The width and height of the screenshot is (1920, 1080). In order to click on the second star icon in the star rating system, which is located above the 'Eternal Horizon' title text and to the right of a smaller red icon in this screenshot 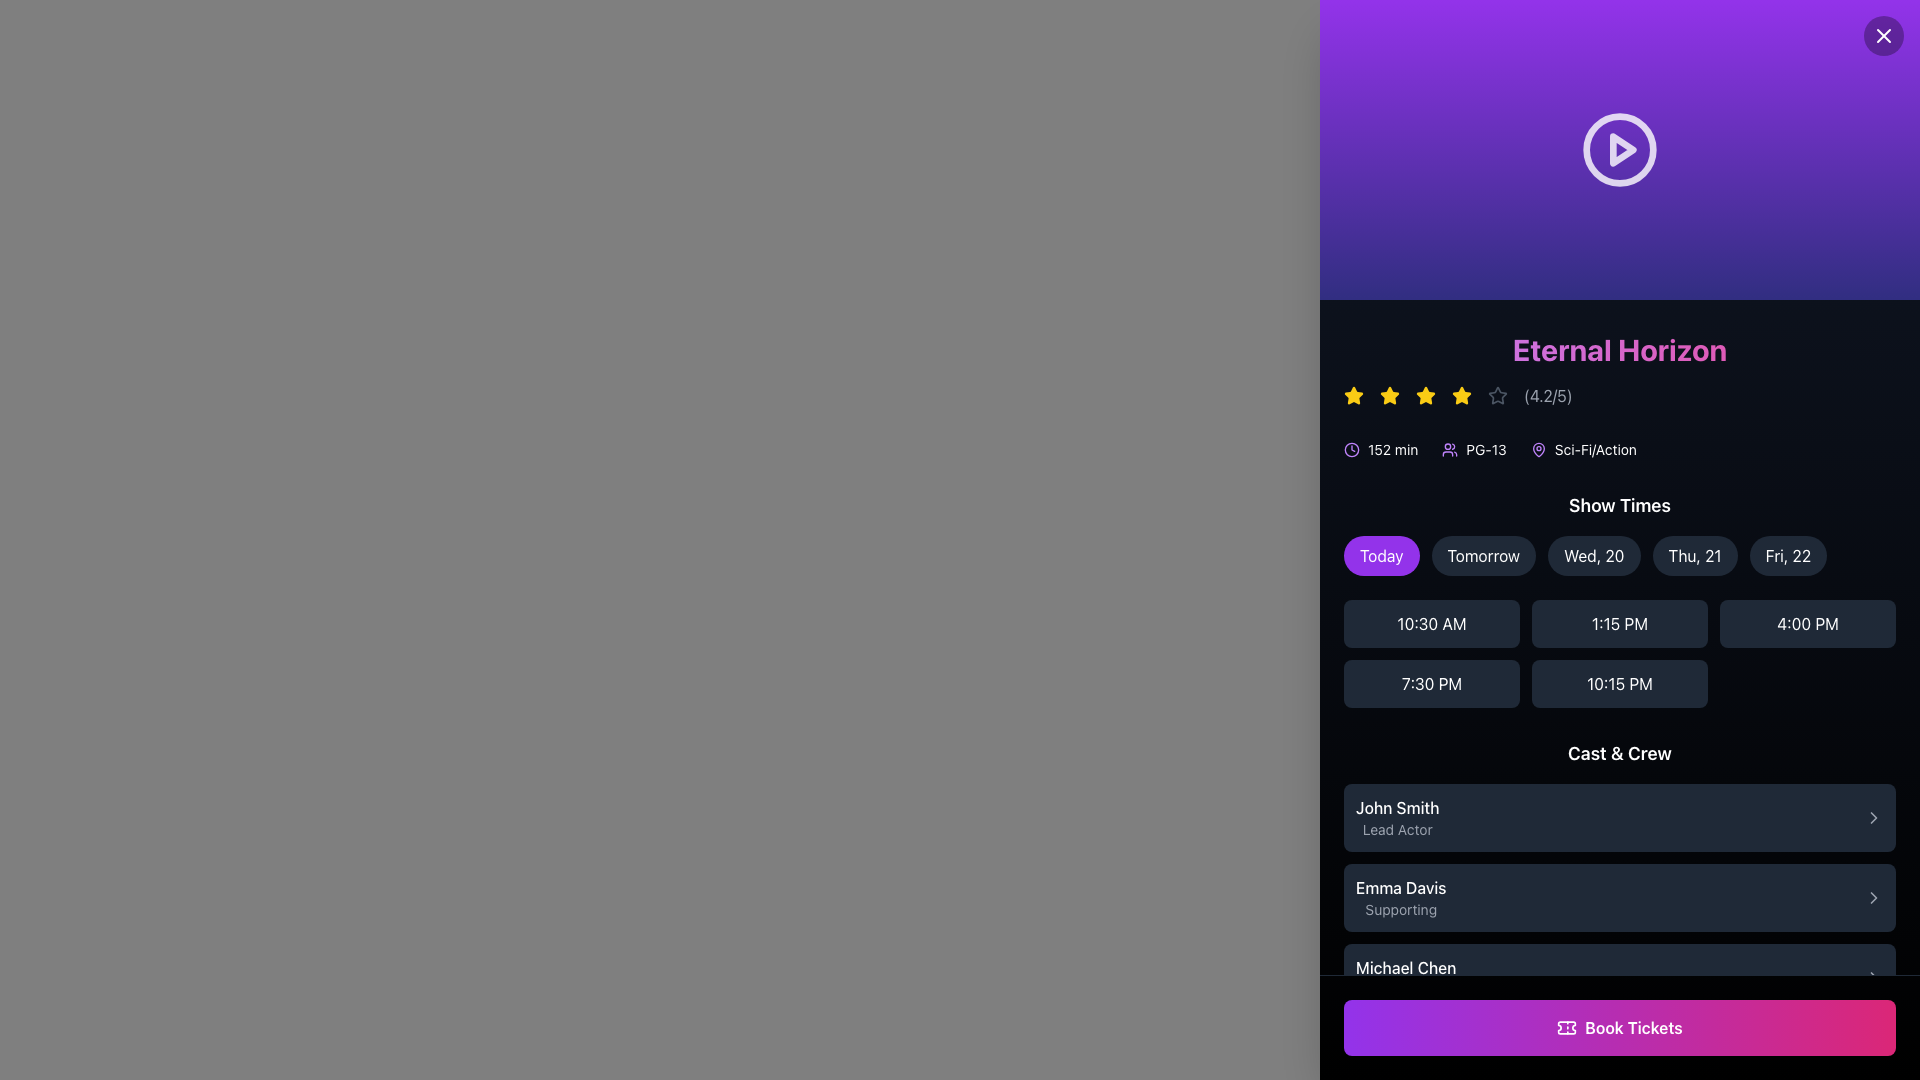, I will do `click(1353, 395)`.